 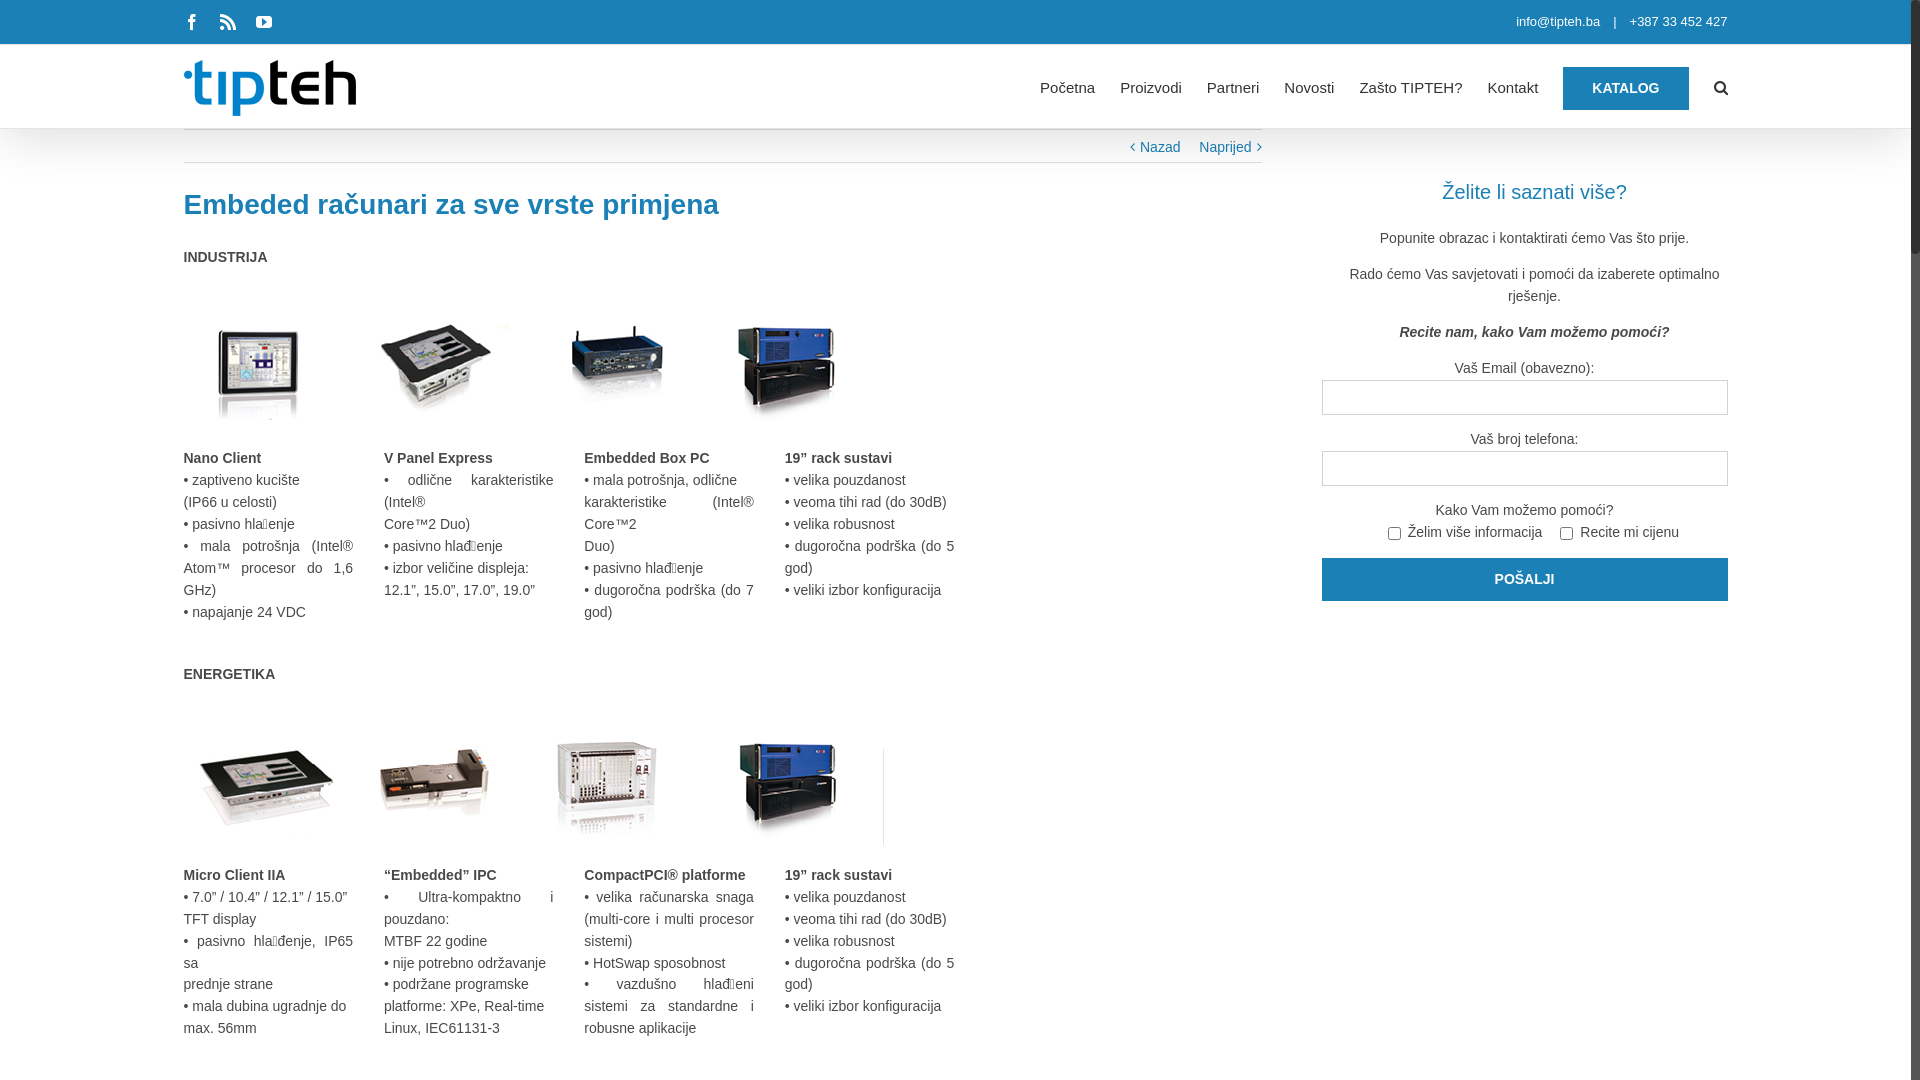 What do you see at coordinates (192, 22) in the screenshot?
I see `'Facebook'` at bounding box center [192, 22].